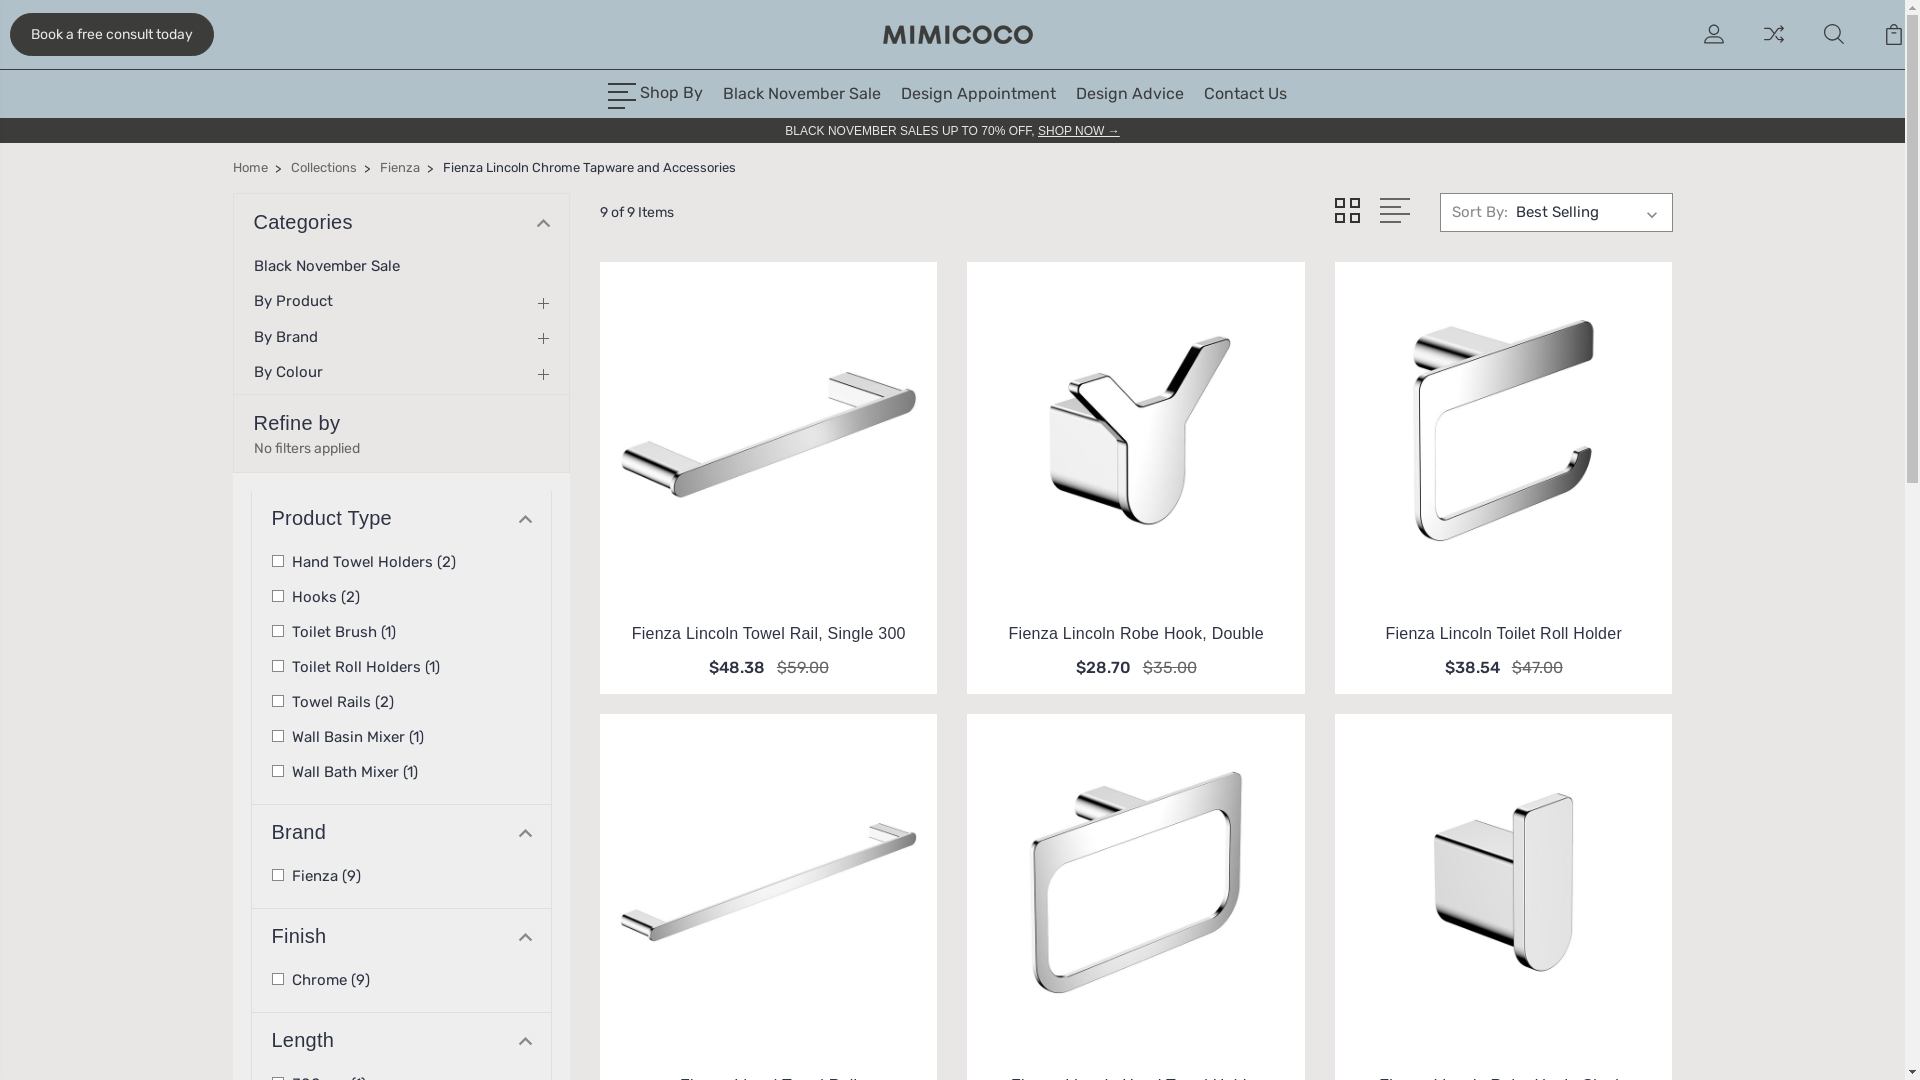 Image resolution: width=1920 pixels, height=1080 pixels. What do you see at coordinates (248, 166) in the screenshot?
I see `'Home'` at bounding box center [248, 166].